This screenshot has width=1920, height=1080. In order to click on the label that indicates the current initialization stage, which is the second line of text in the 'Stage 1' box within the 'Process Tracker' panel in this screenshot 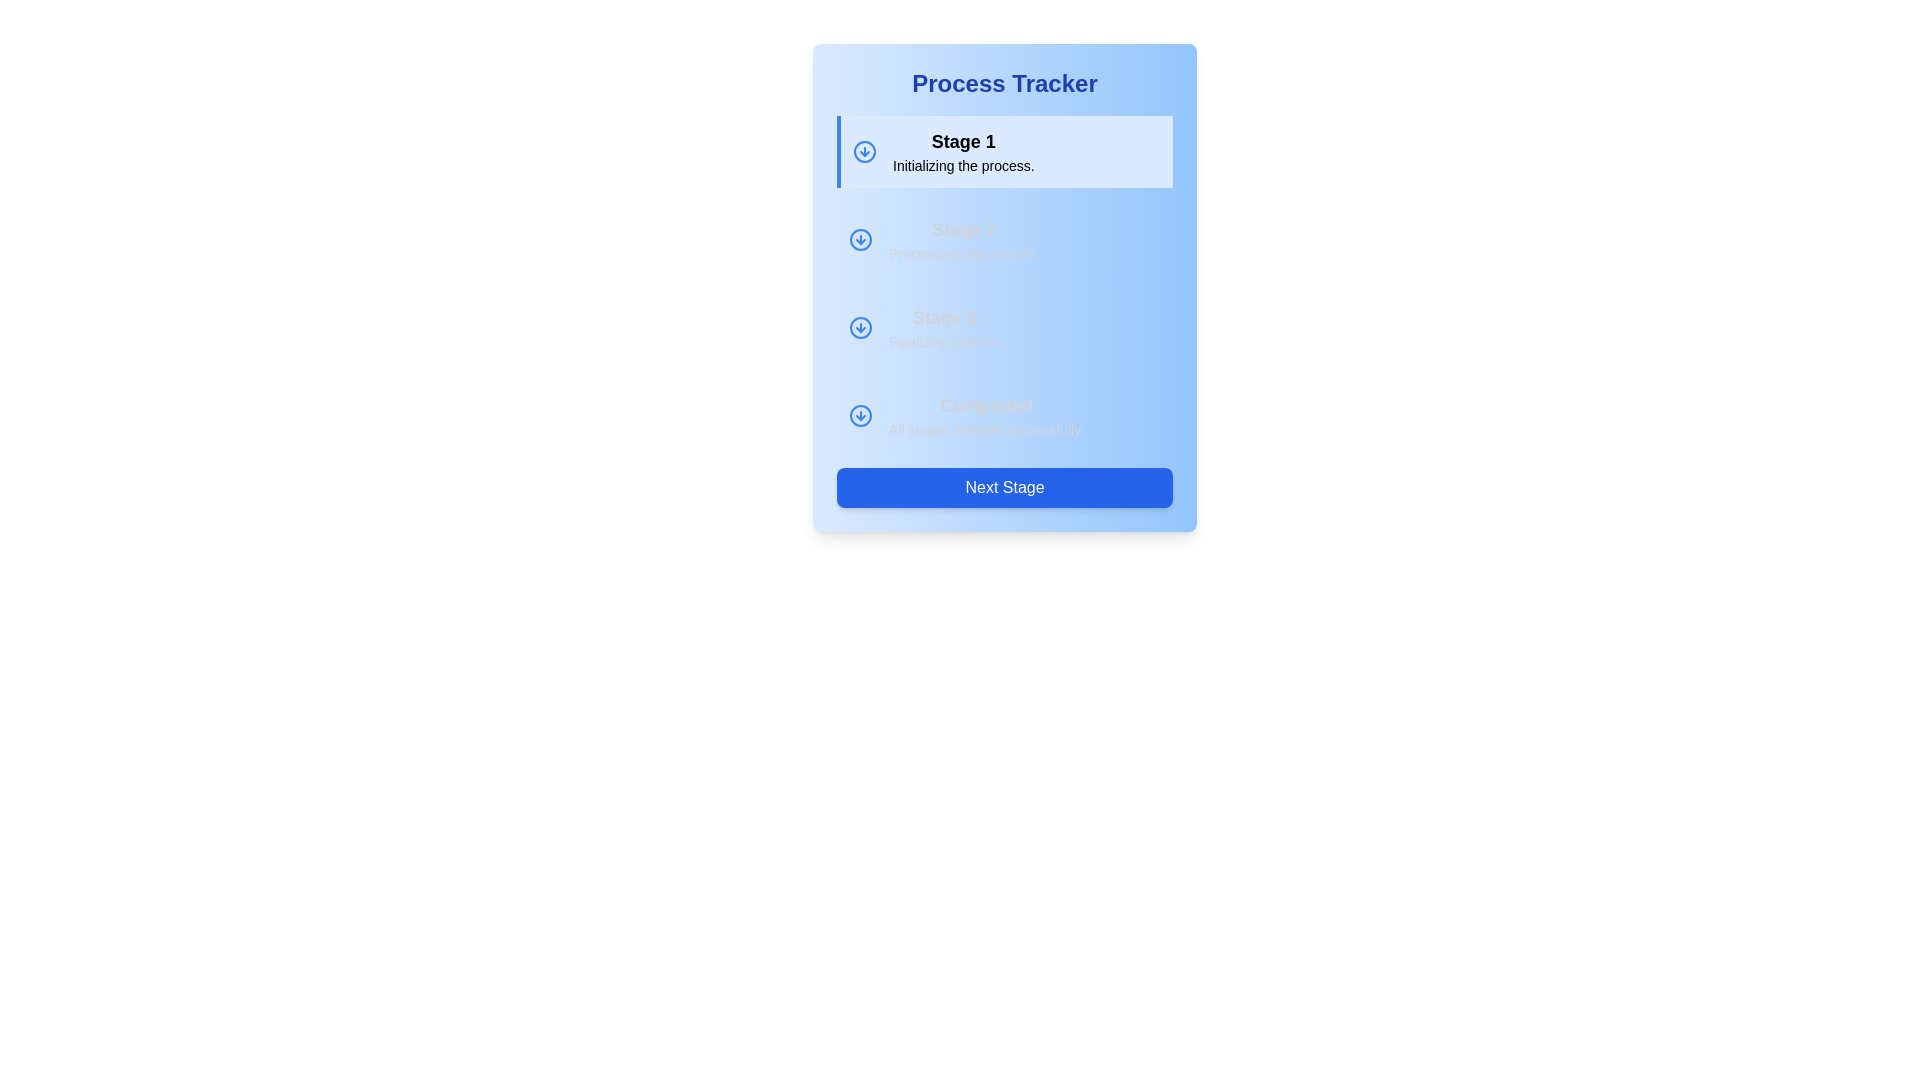, I will do `click(963, 164)`.